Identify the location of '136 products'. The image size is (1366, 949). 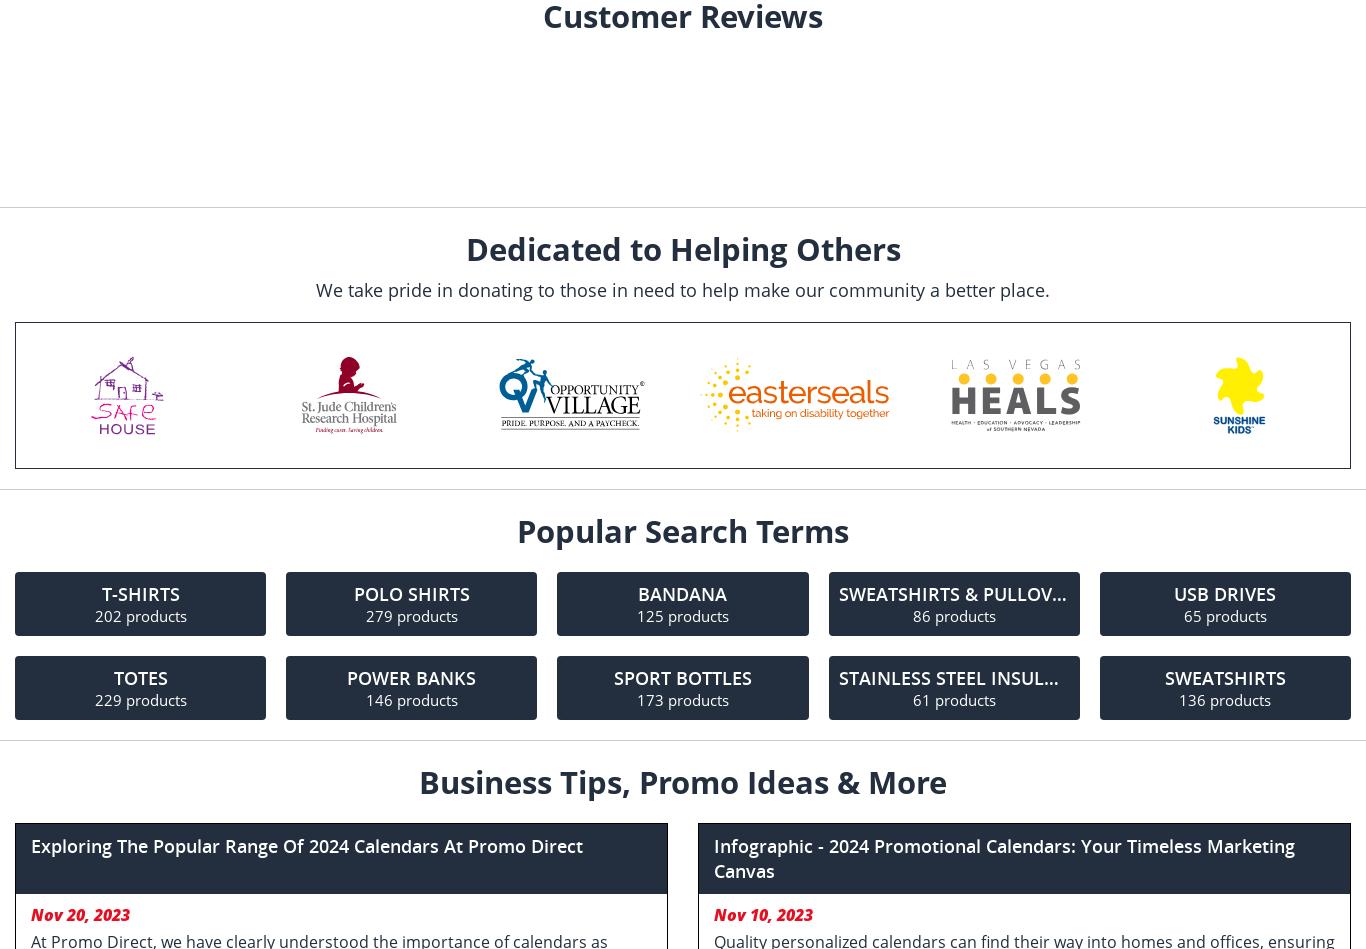
(1225, 699).